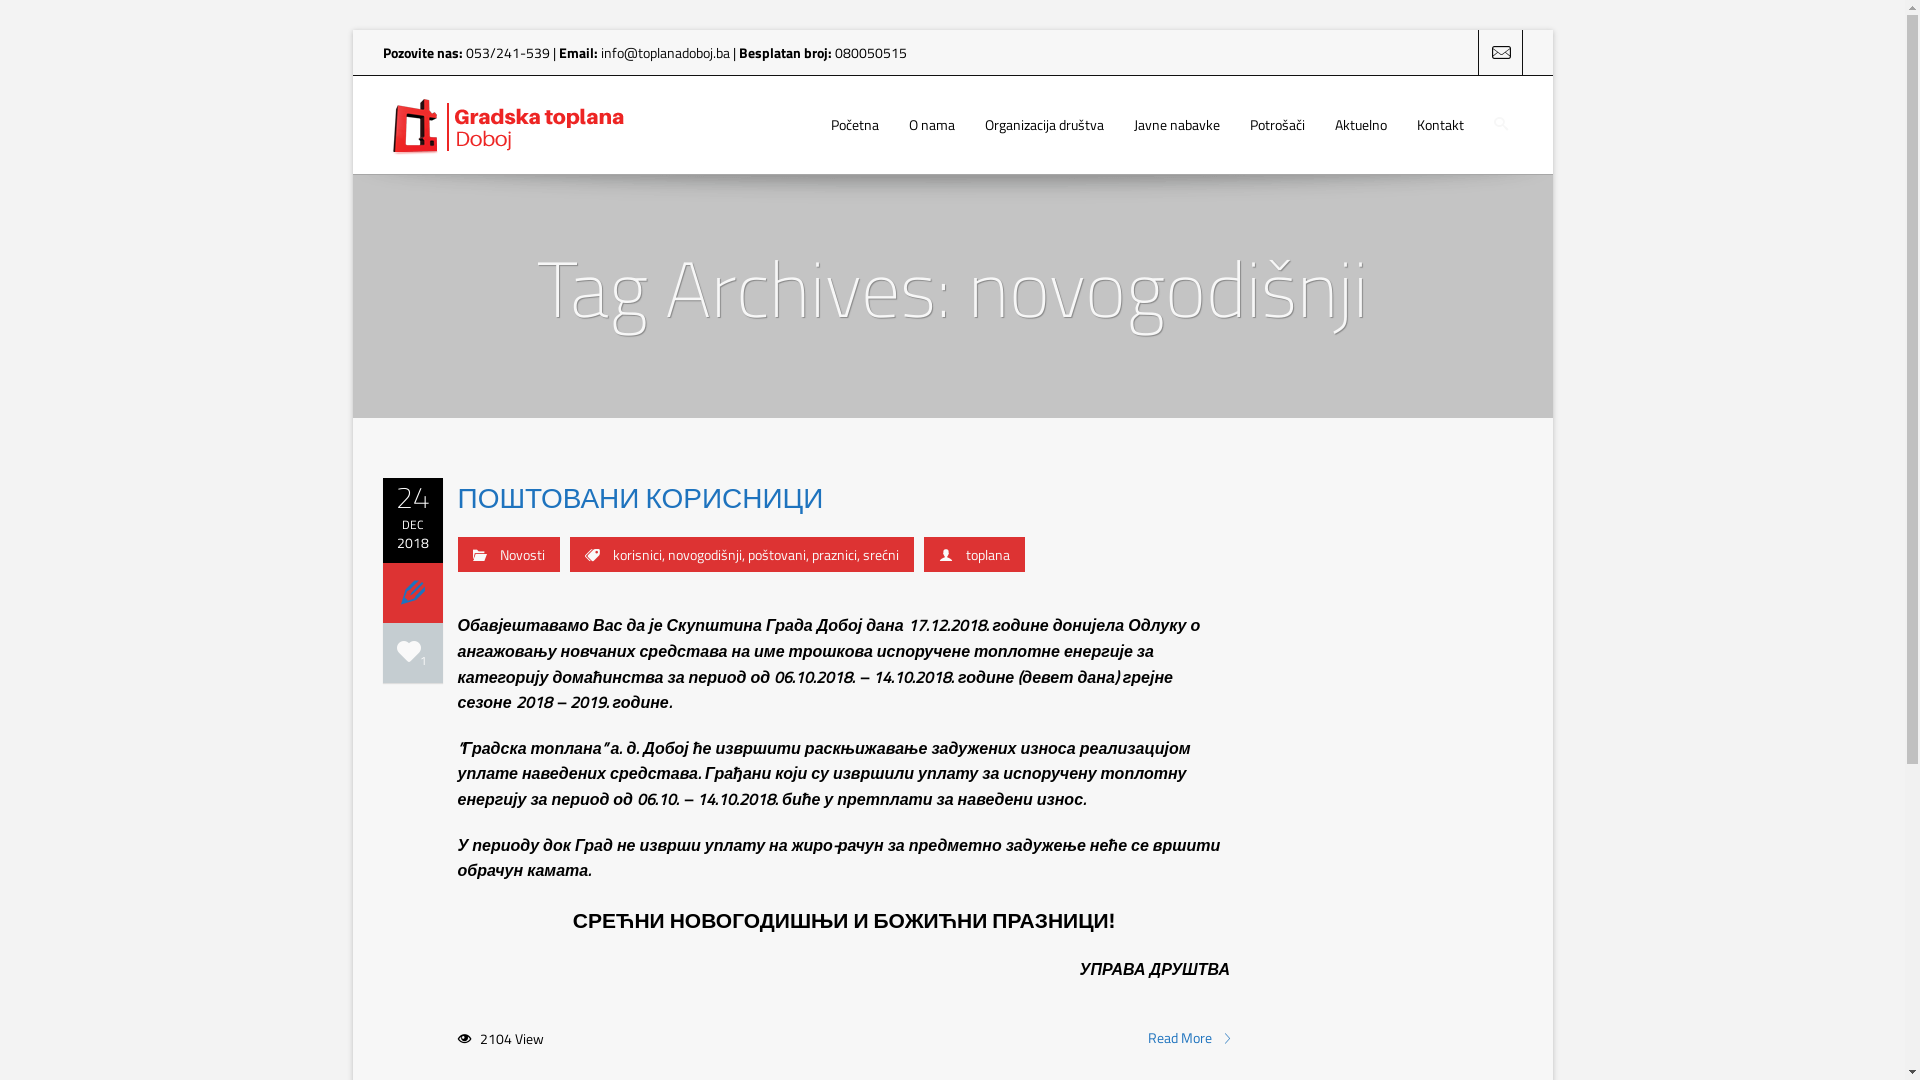 The image size is (1920, 1080). What do you see at coordinates (965, 554) in the screenshot?
I see `'toplana'` at bounding box center [965, 554].